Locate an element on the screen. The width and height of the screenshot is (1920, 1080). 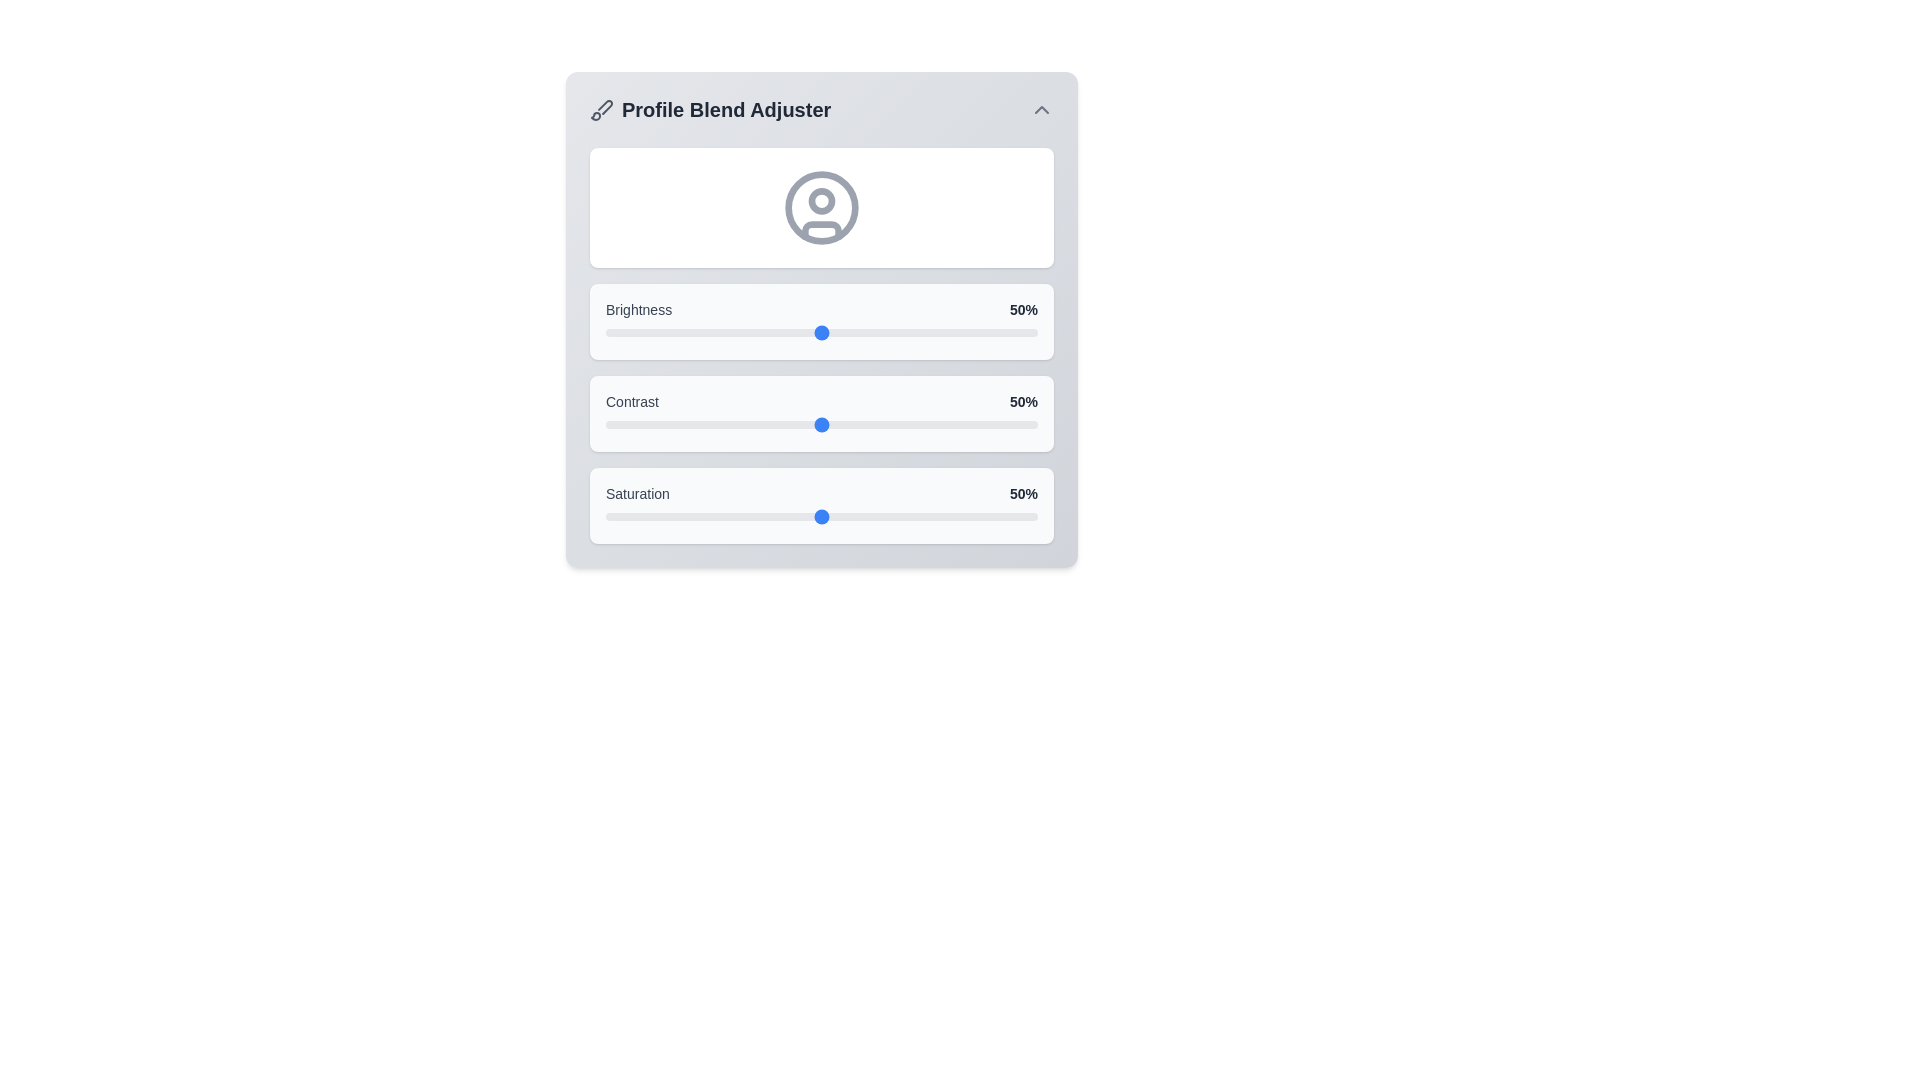
the 'Profile Blend Adjuster' header text located at the top of the settings panel, which includes an expansion control to its right is located at coordinates (821, 110).